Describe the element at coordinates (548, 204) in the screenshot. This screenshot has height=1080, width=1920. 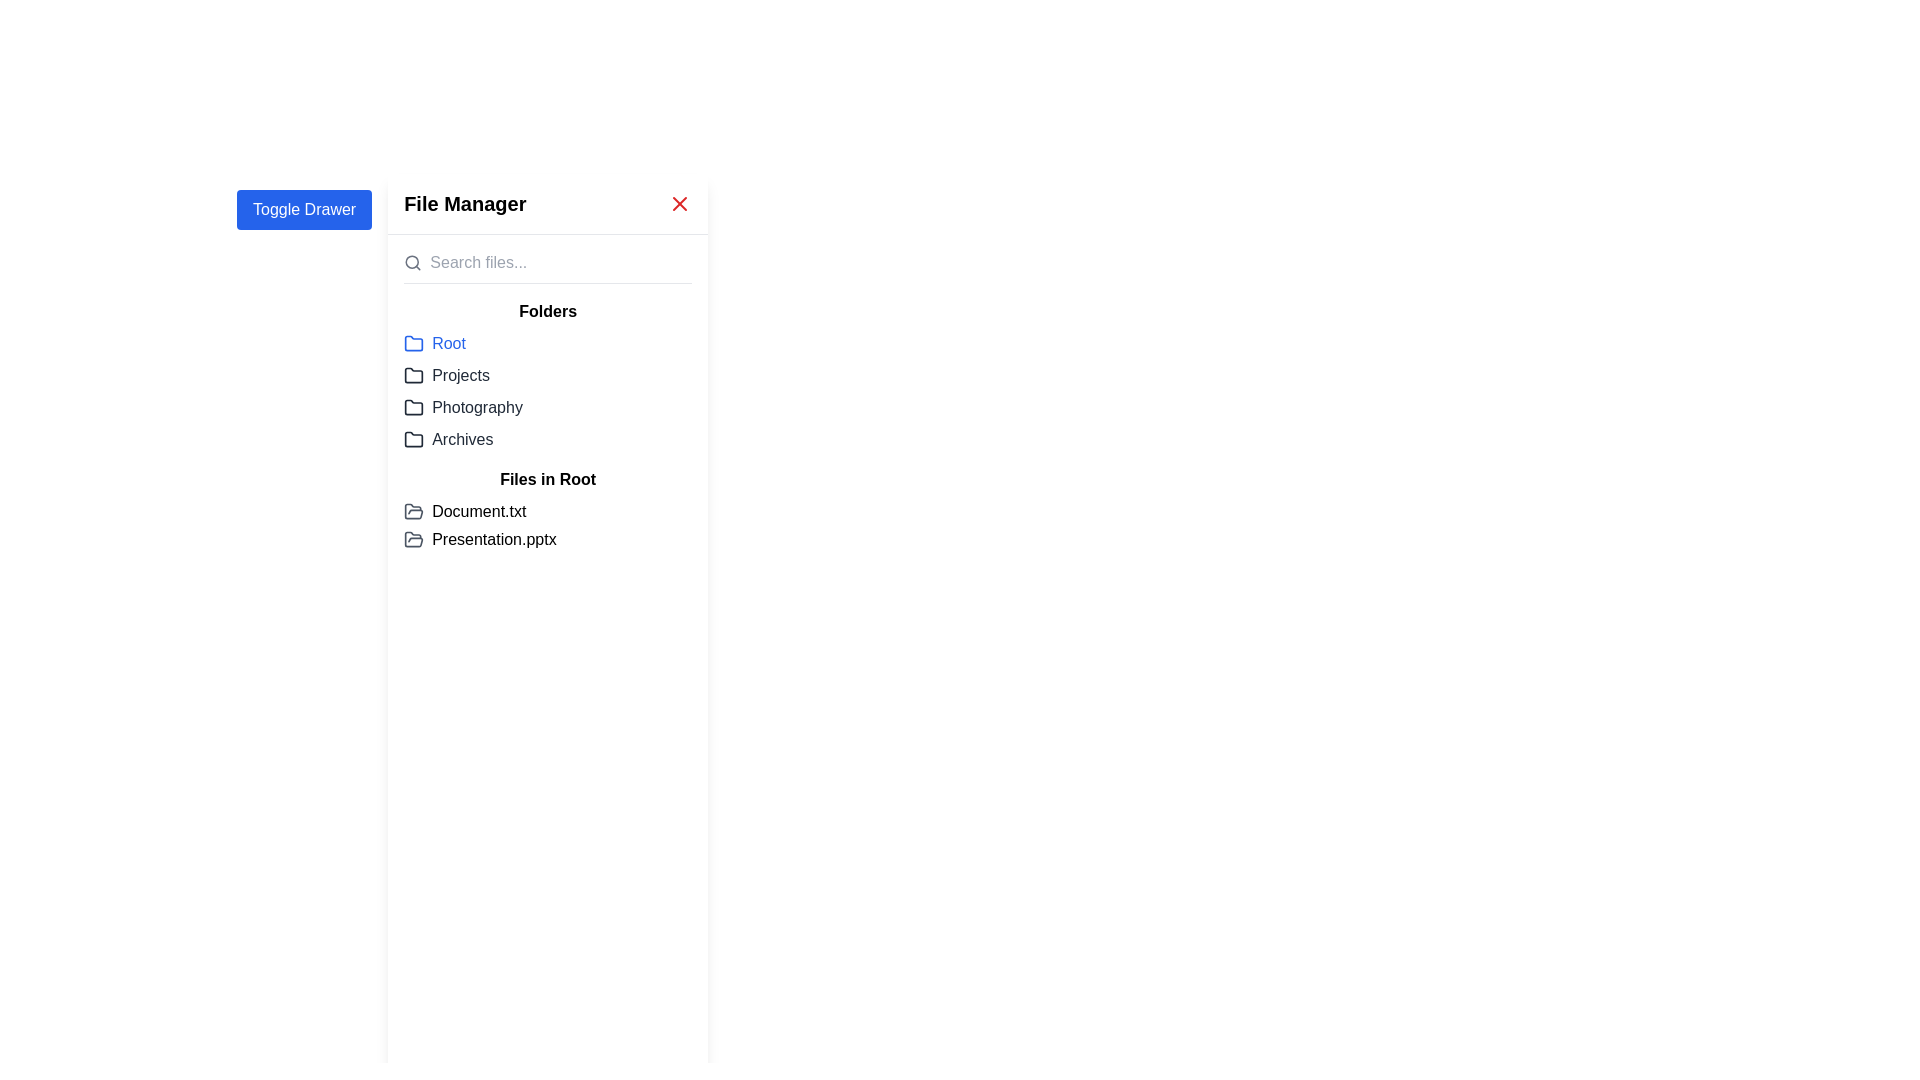
I see `the 'File Manager' header element located at the top of the vertical sidebar by moving the cursor to its center` at that location.